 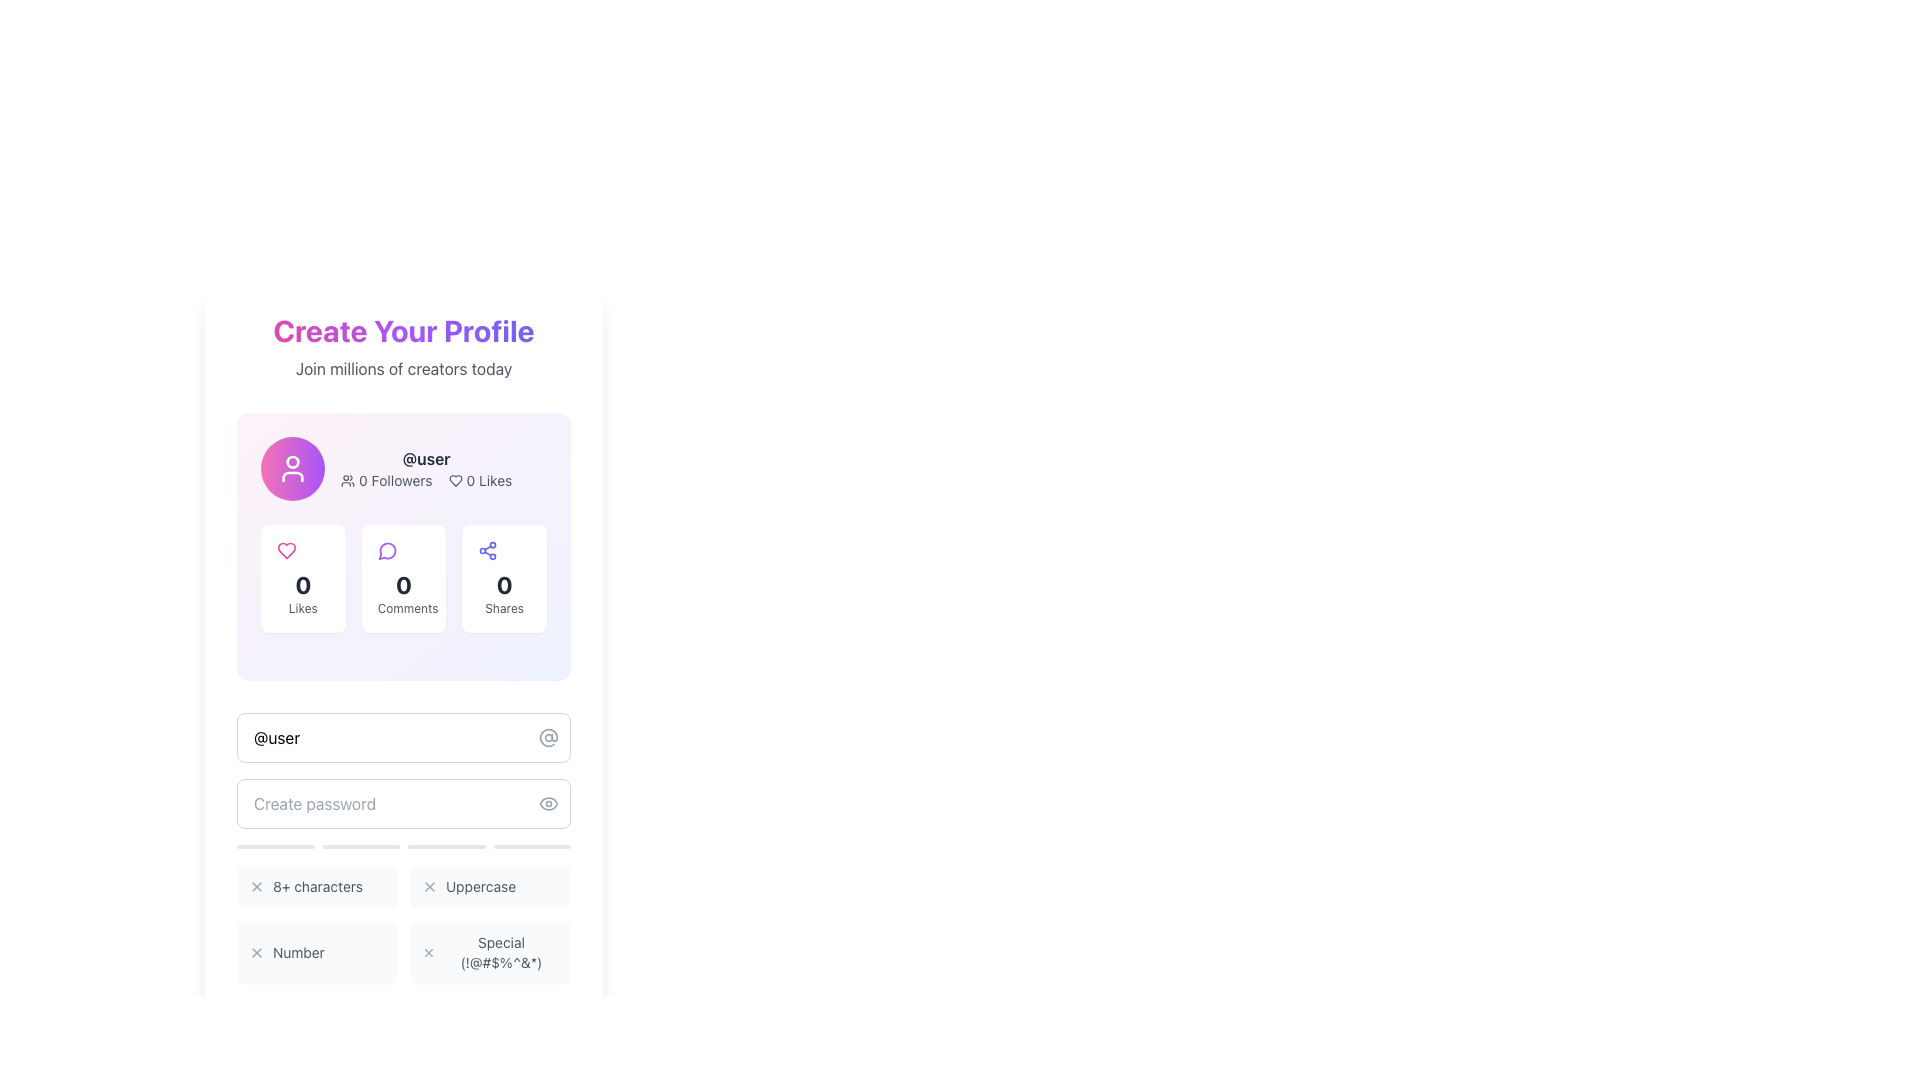 I want to click on description of the password requirement element that specifies the inclusion of a numeric character, which is the third entry in the grid, located in the bottom-left corner, so click(x=316, y=951).